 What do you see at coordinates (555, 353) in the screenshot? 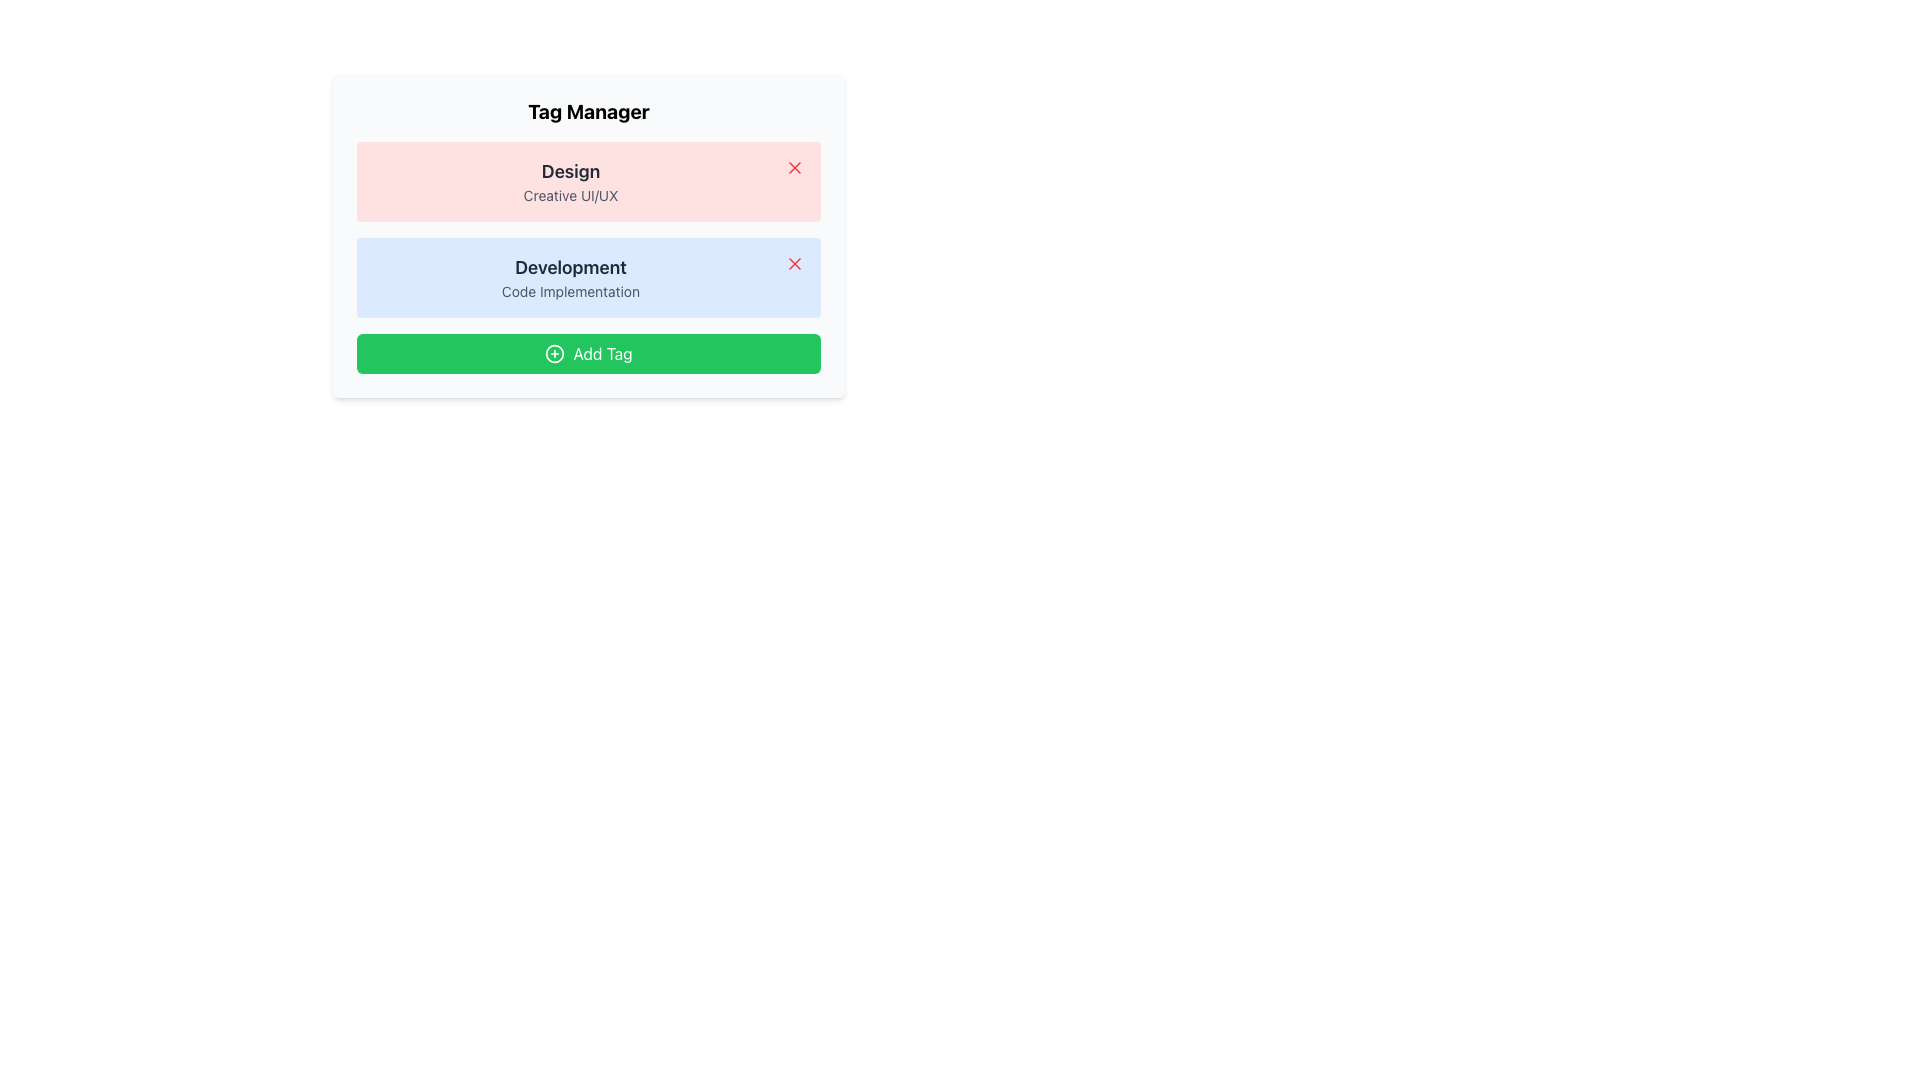
I see `the outer circle component of the circular plus sign icon that is part of the 'Add Tag' button located near the bottom of the interface` at bounding box center [555, 353].